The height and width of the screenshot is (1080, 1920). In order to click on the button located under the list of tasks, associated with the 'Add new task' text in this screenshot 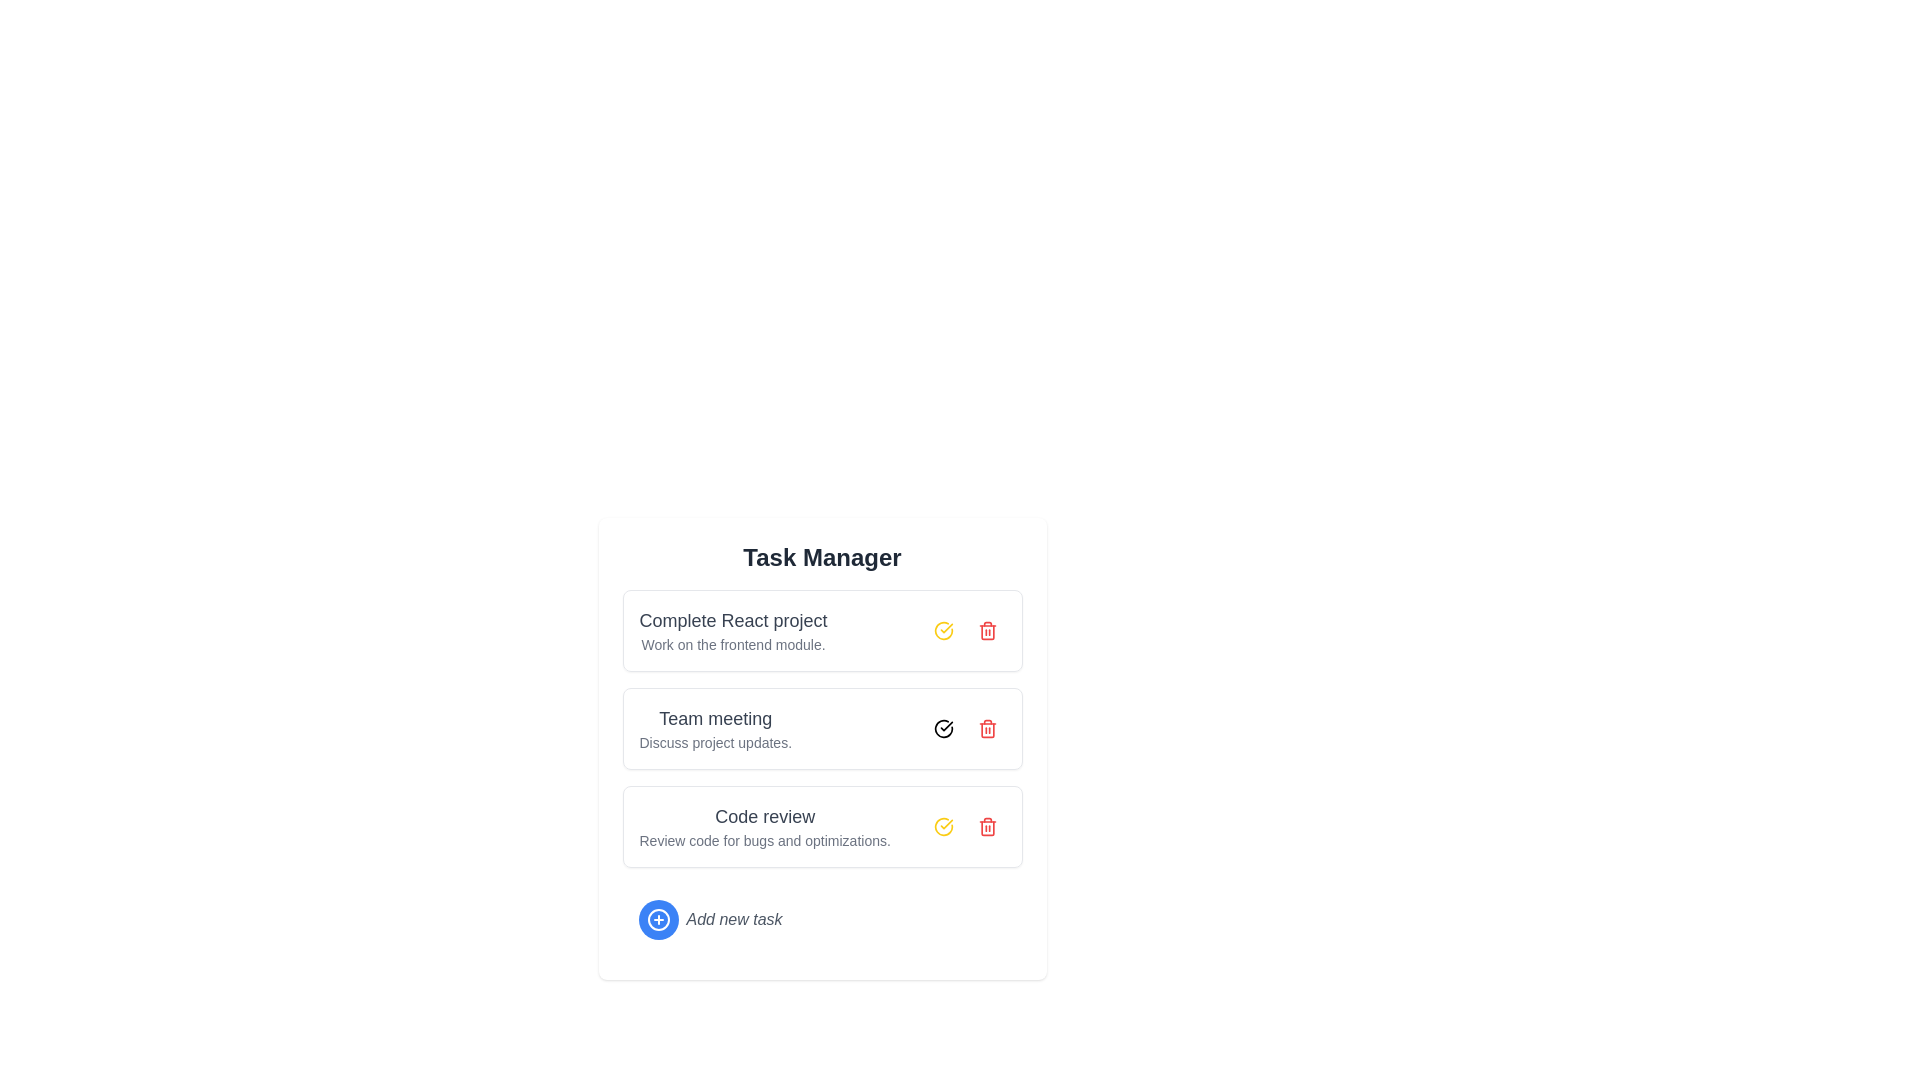, I will do `click(658, 920)`.